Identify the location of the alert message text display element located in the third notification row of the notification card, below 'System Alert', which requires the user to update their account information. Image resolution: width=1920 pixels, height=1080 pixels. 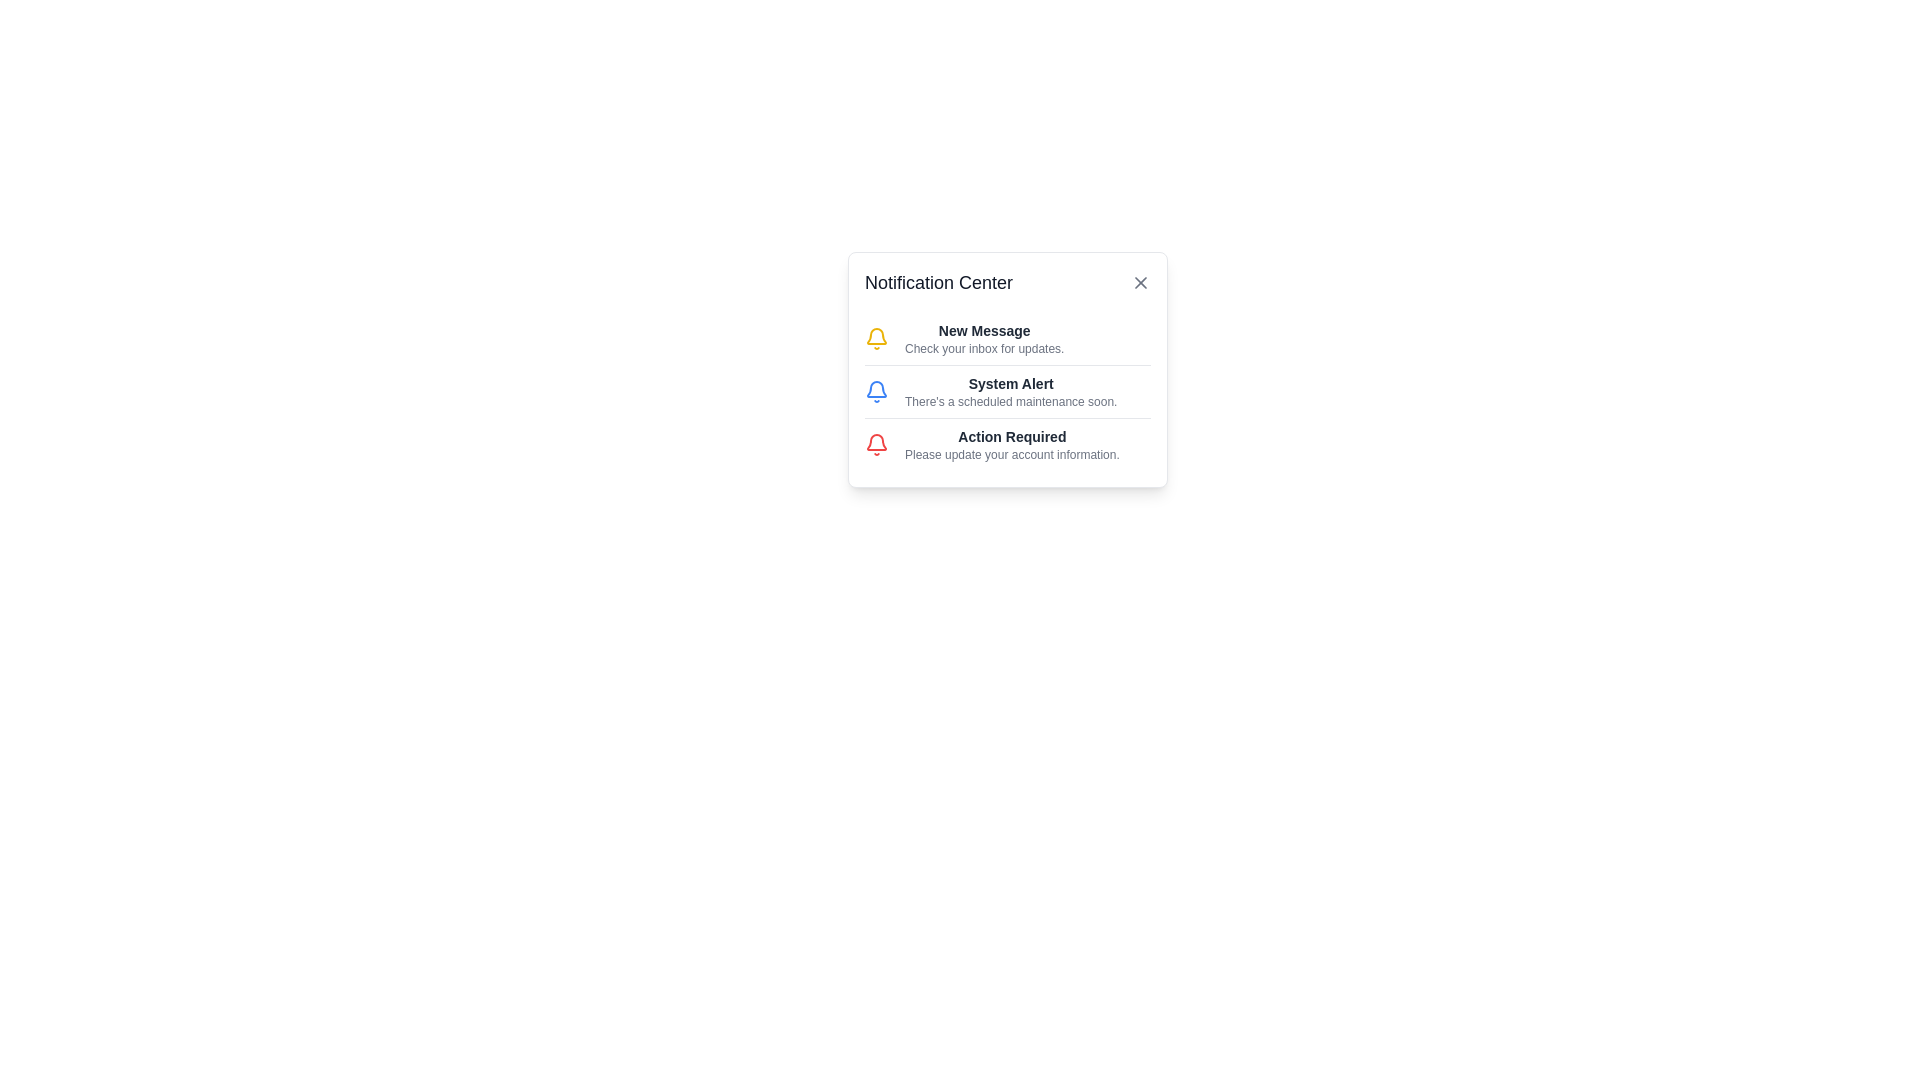
(1012, 443).